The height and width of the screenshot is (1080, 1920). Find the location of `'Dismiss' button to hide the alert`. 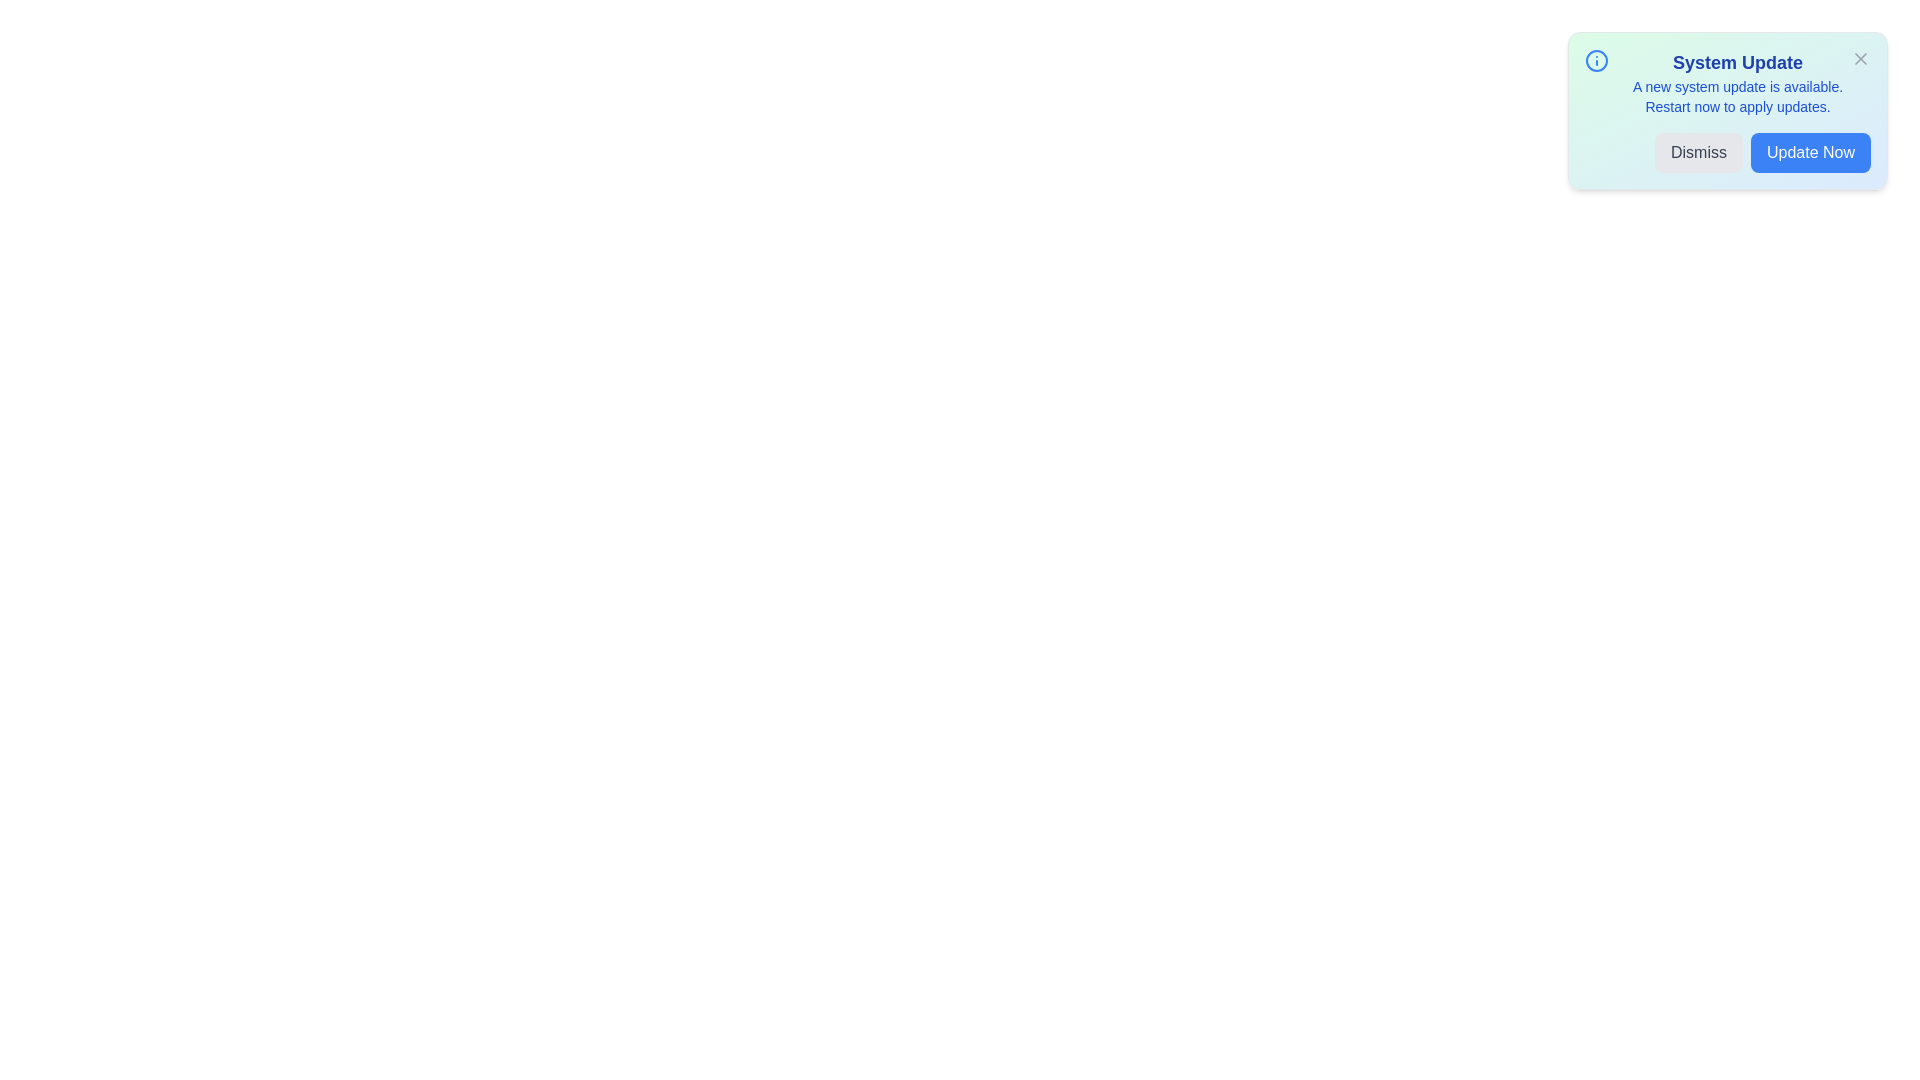

'Dismiss' button to hide the alert is located at coordinates (1698, 152).